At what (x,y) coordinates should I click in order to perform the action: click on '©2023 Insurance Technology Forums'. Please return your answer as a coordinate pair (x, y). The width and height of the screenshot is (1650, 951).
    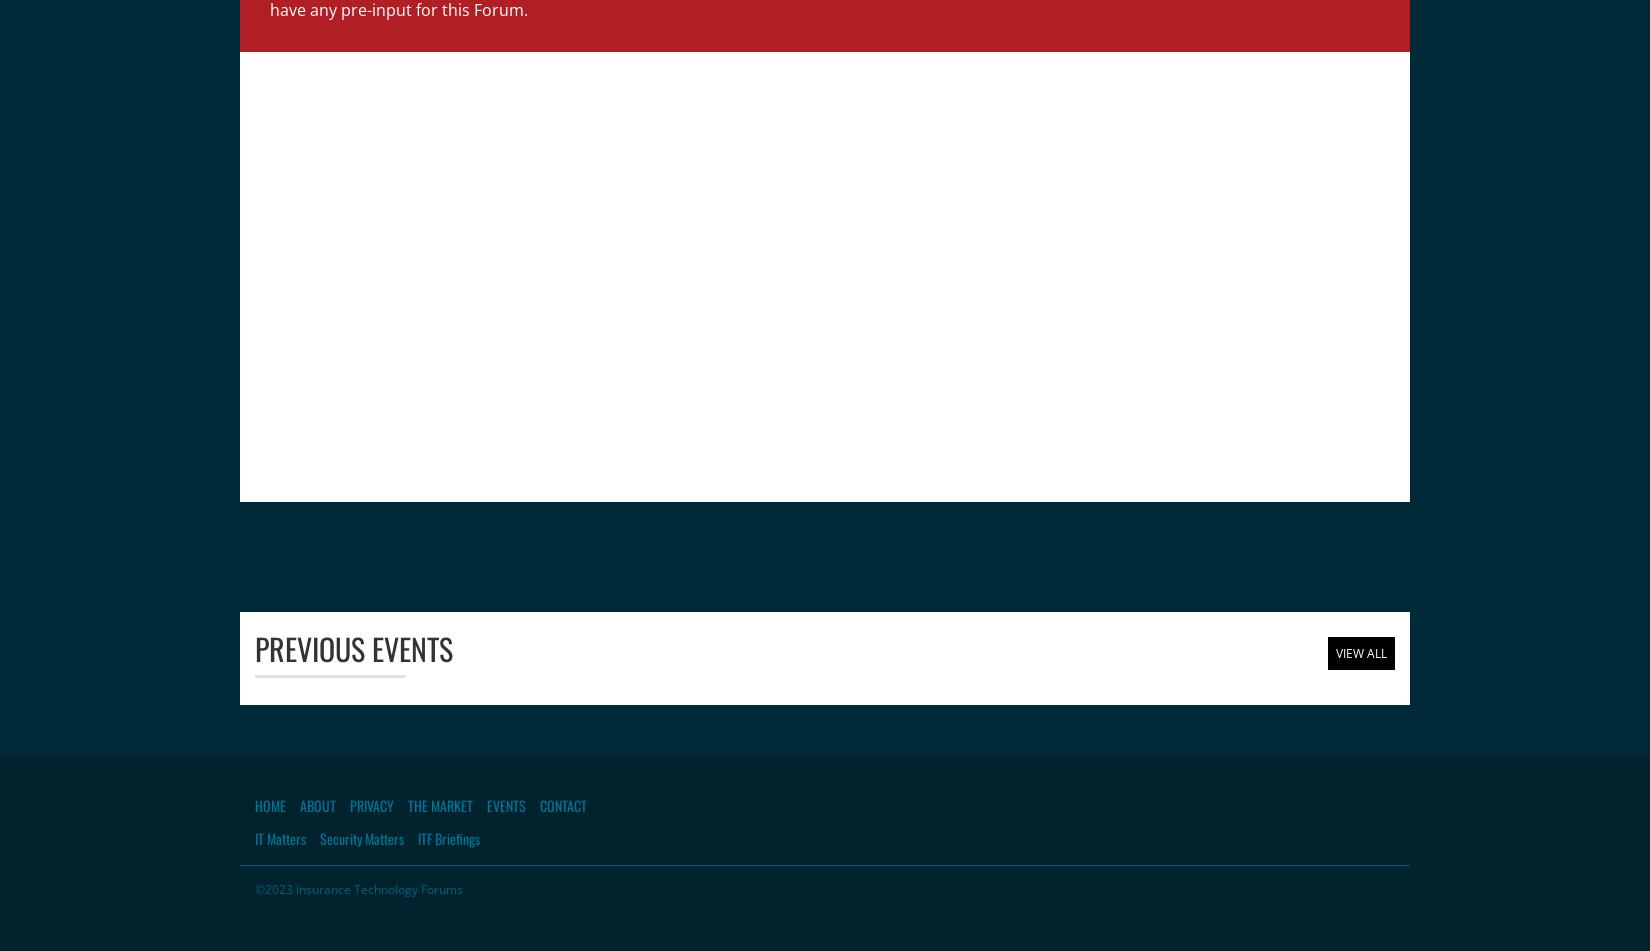
    Looking at the image, I should click on (359, 888).